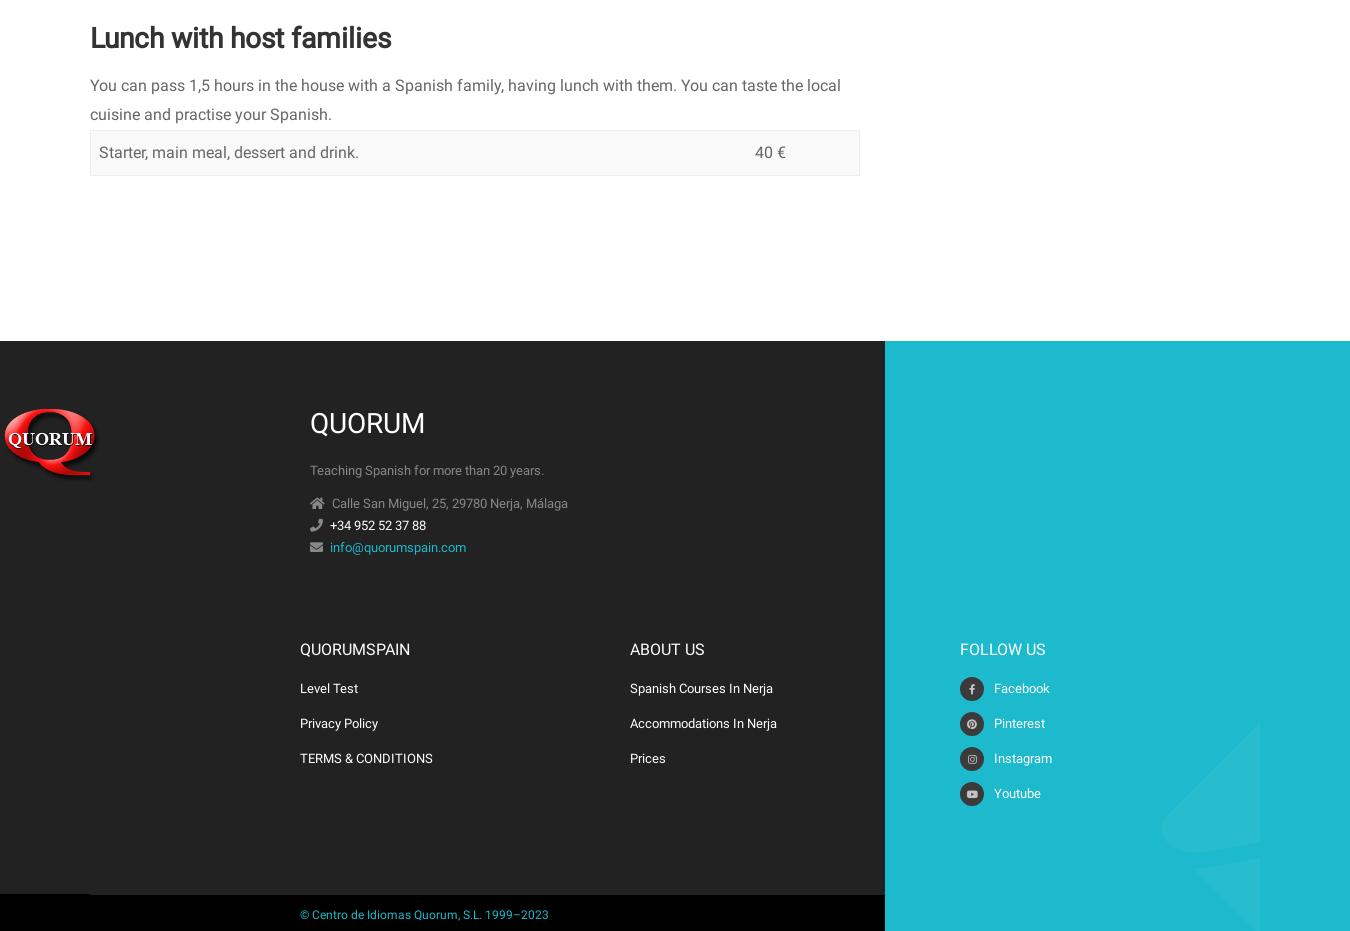 This screenshot has height=931, width=1350. Describe the element at coordinates (630, 722) in the screenshot. I see `'Accommodations in Nerja'` at that location.